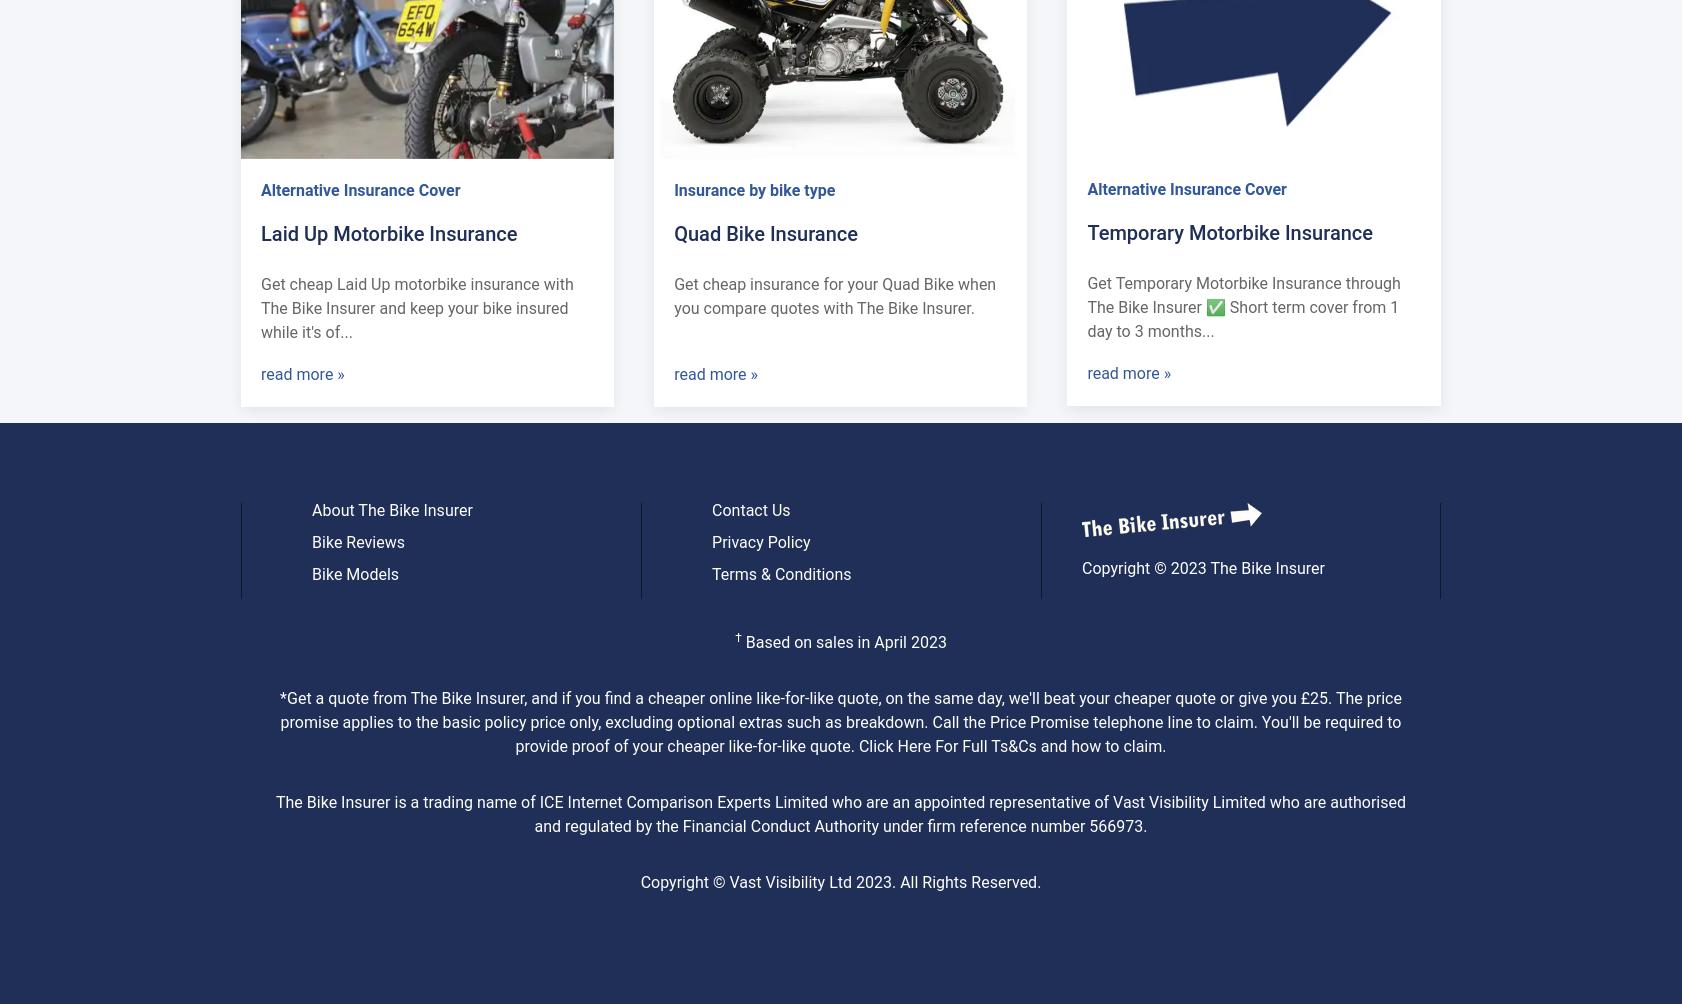 This screenshot has width=1682, height=1004. What do you see at coordinates (754, 188) in the screenshot?
I see `'Insurance by bike type'` at bounding box center [754, 188].